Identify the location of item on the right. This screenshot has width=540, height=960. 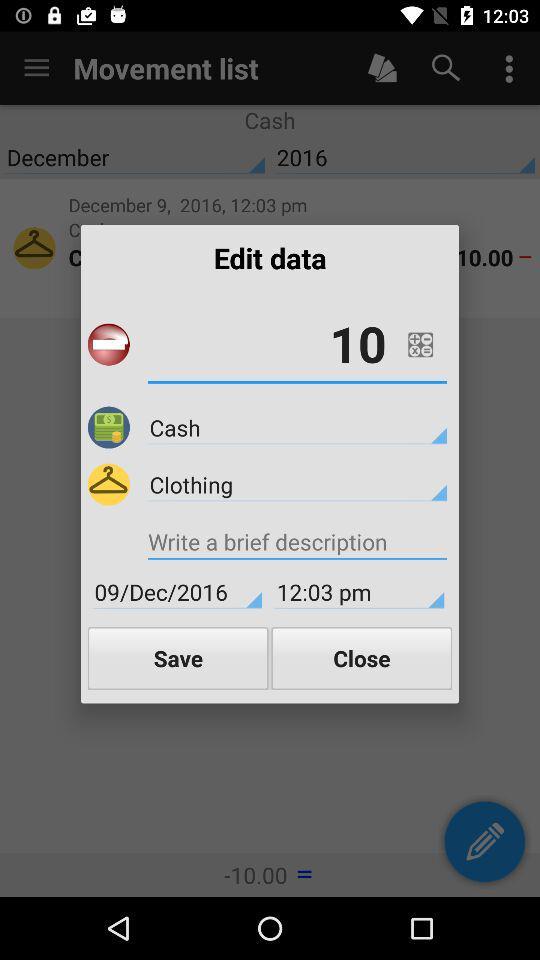
(419, 344).